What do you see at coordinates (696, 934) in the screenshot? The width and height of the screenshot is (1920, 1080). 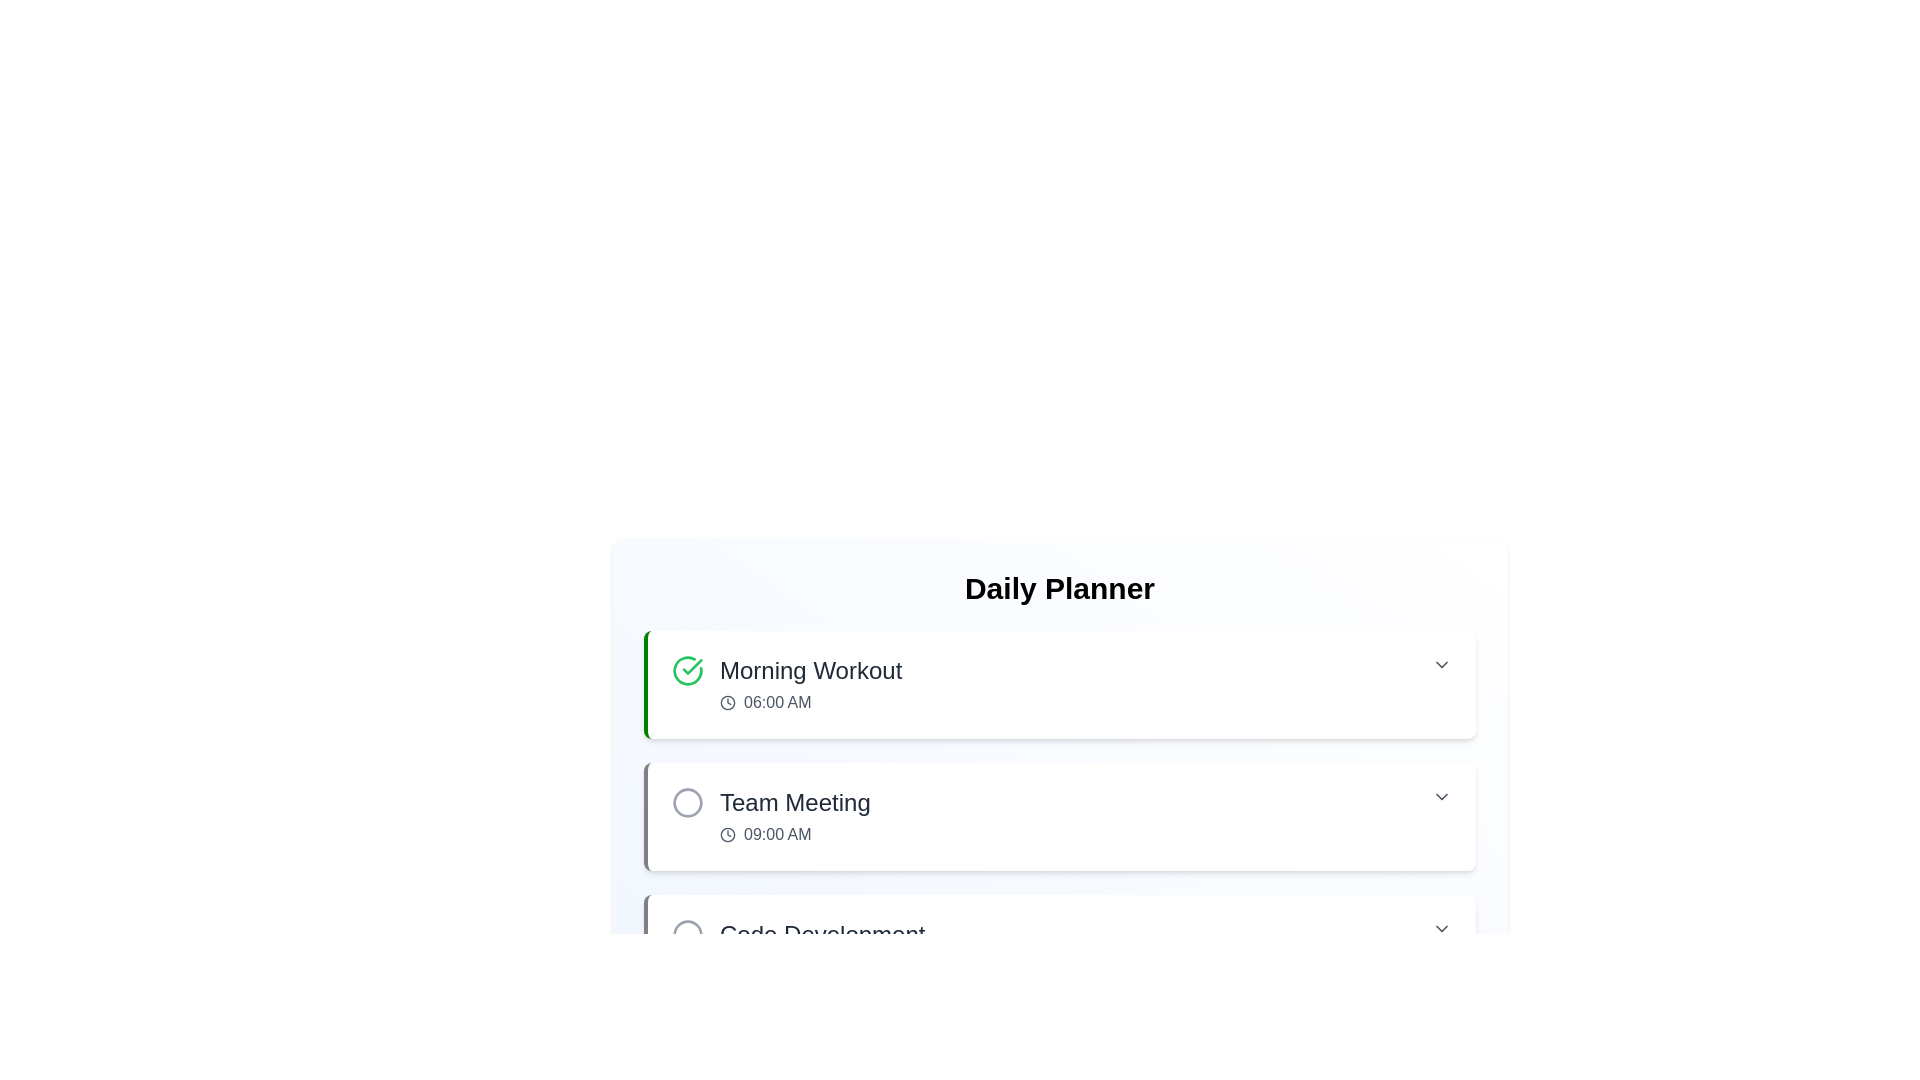 I see `the circular gray outlined icon` at bounding box center [696, 934].